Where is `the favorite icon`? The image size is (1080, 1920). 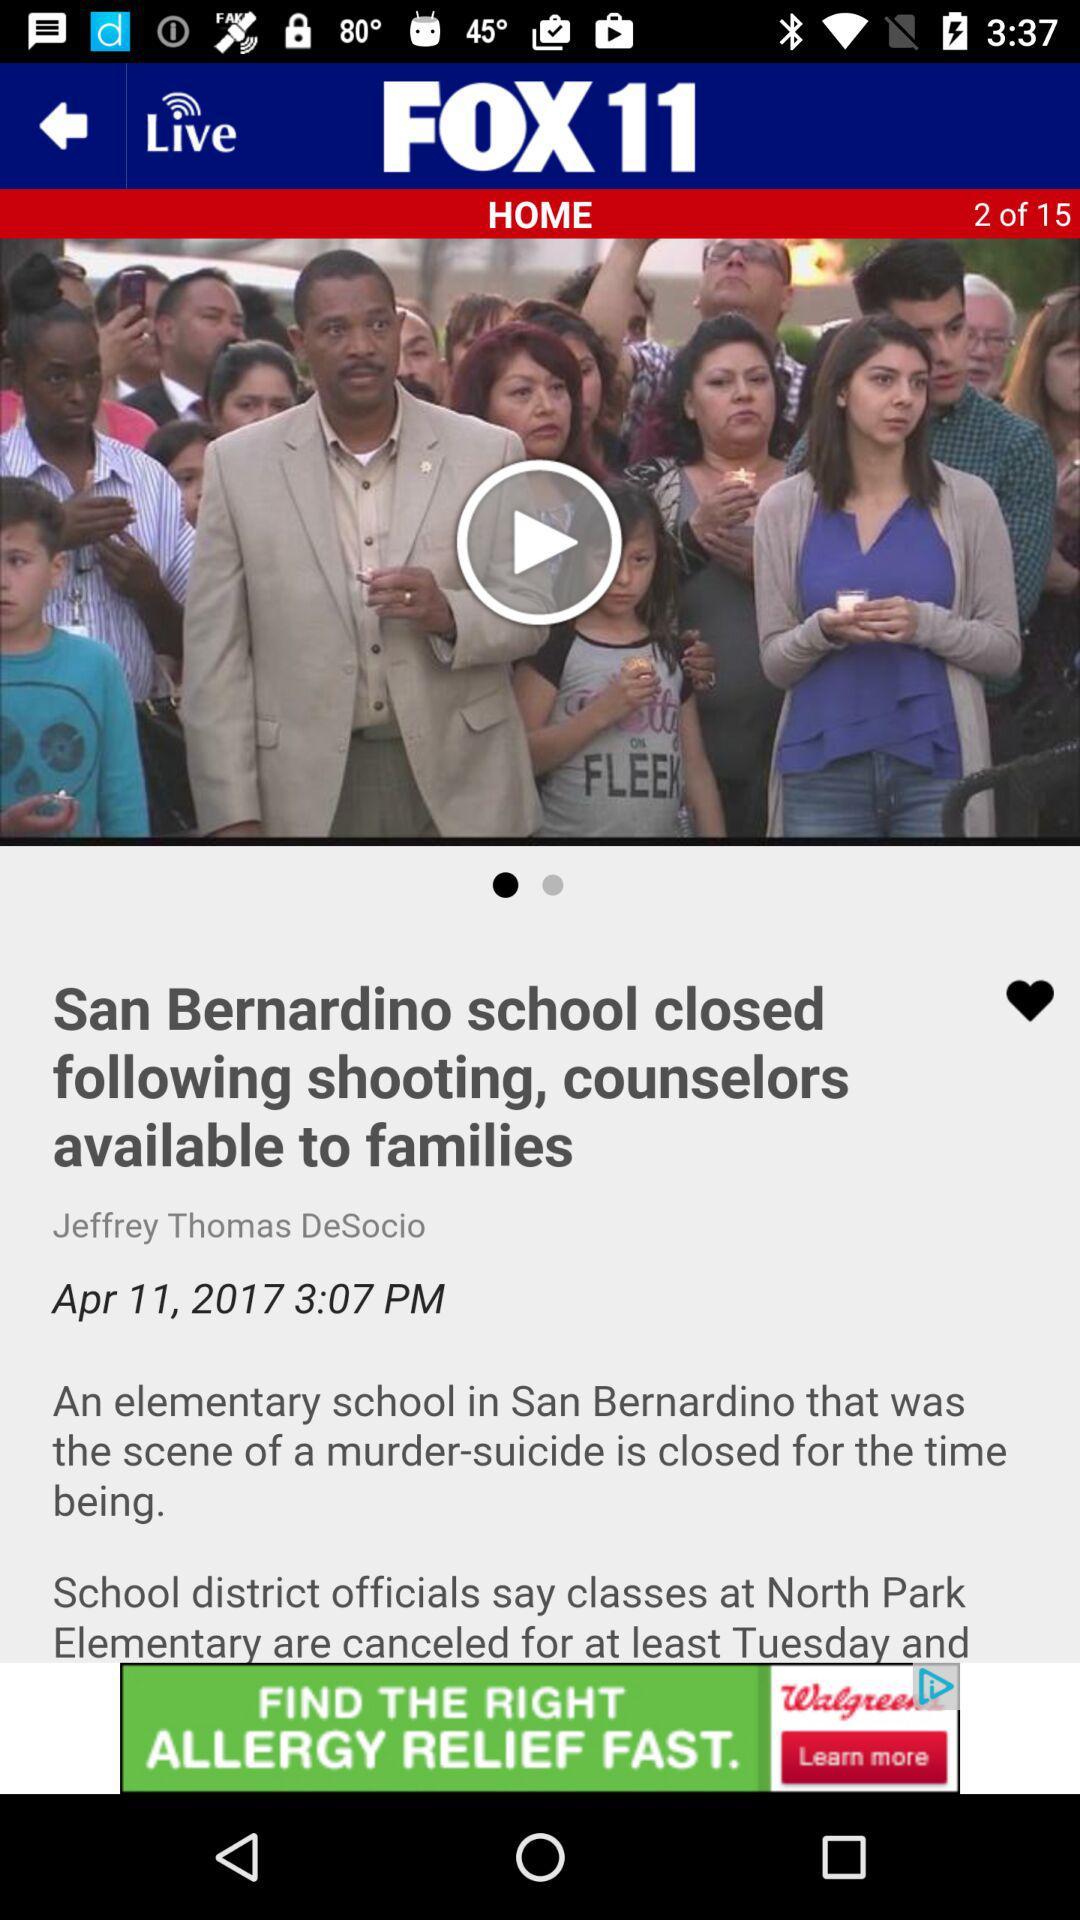 the favorite icon is located at coordinates (1017, 1000).